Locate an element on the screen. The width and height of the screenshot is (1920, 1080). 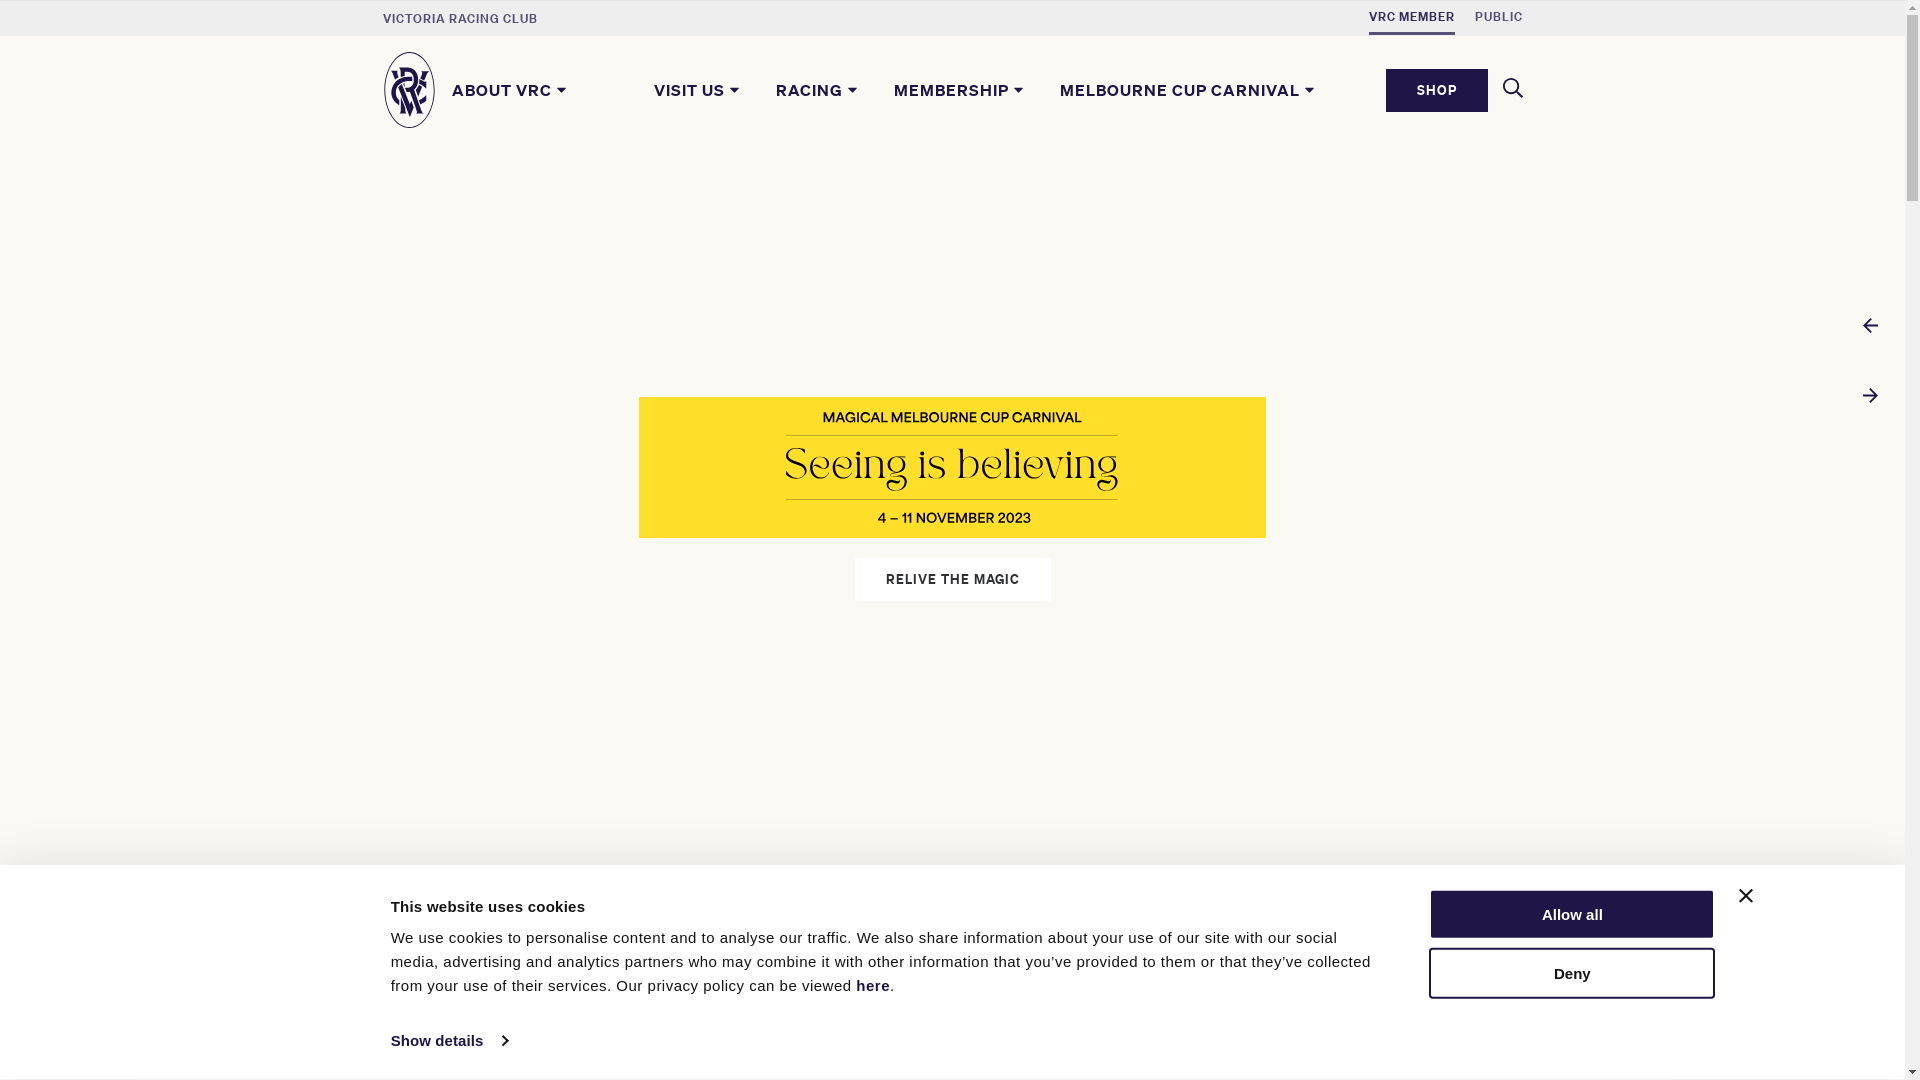
'VICTORIA RACING CLUB' is located at coordinates (458, 18).